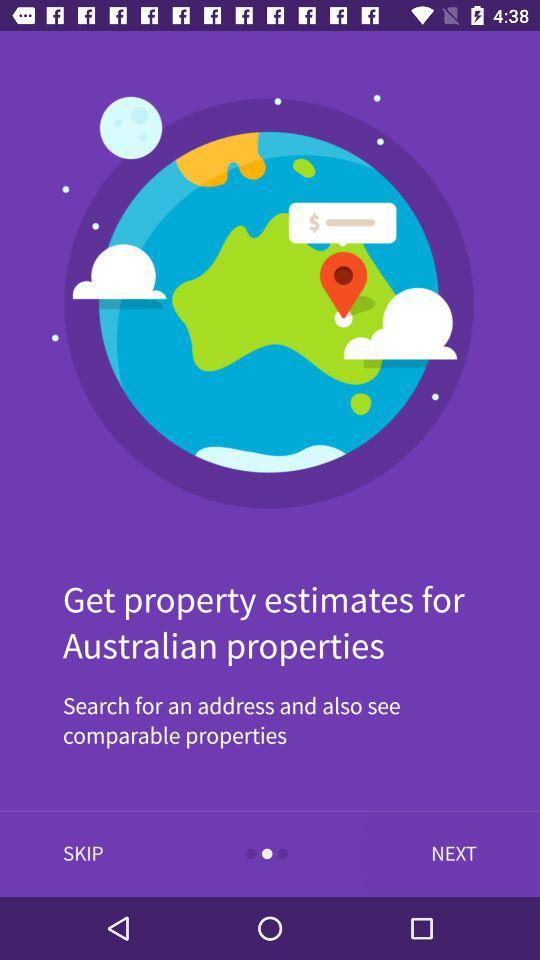  I want to click on the skip item, so click(82, 853).